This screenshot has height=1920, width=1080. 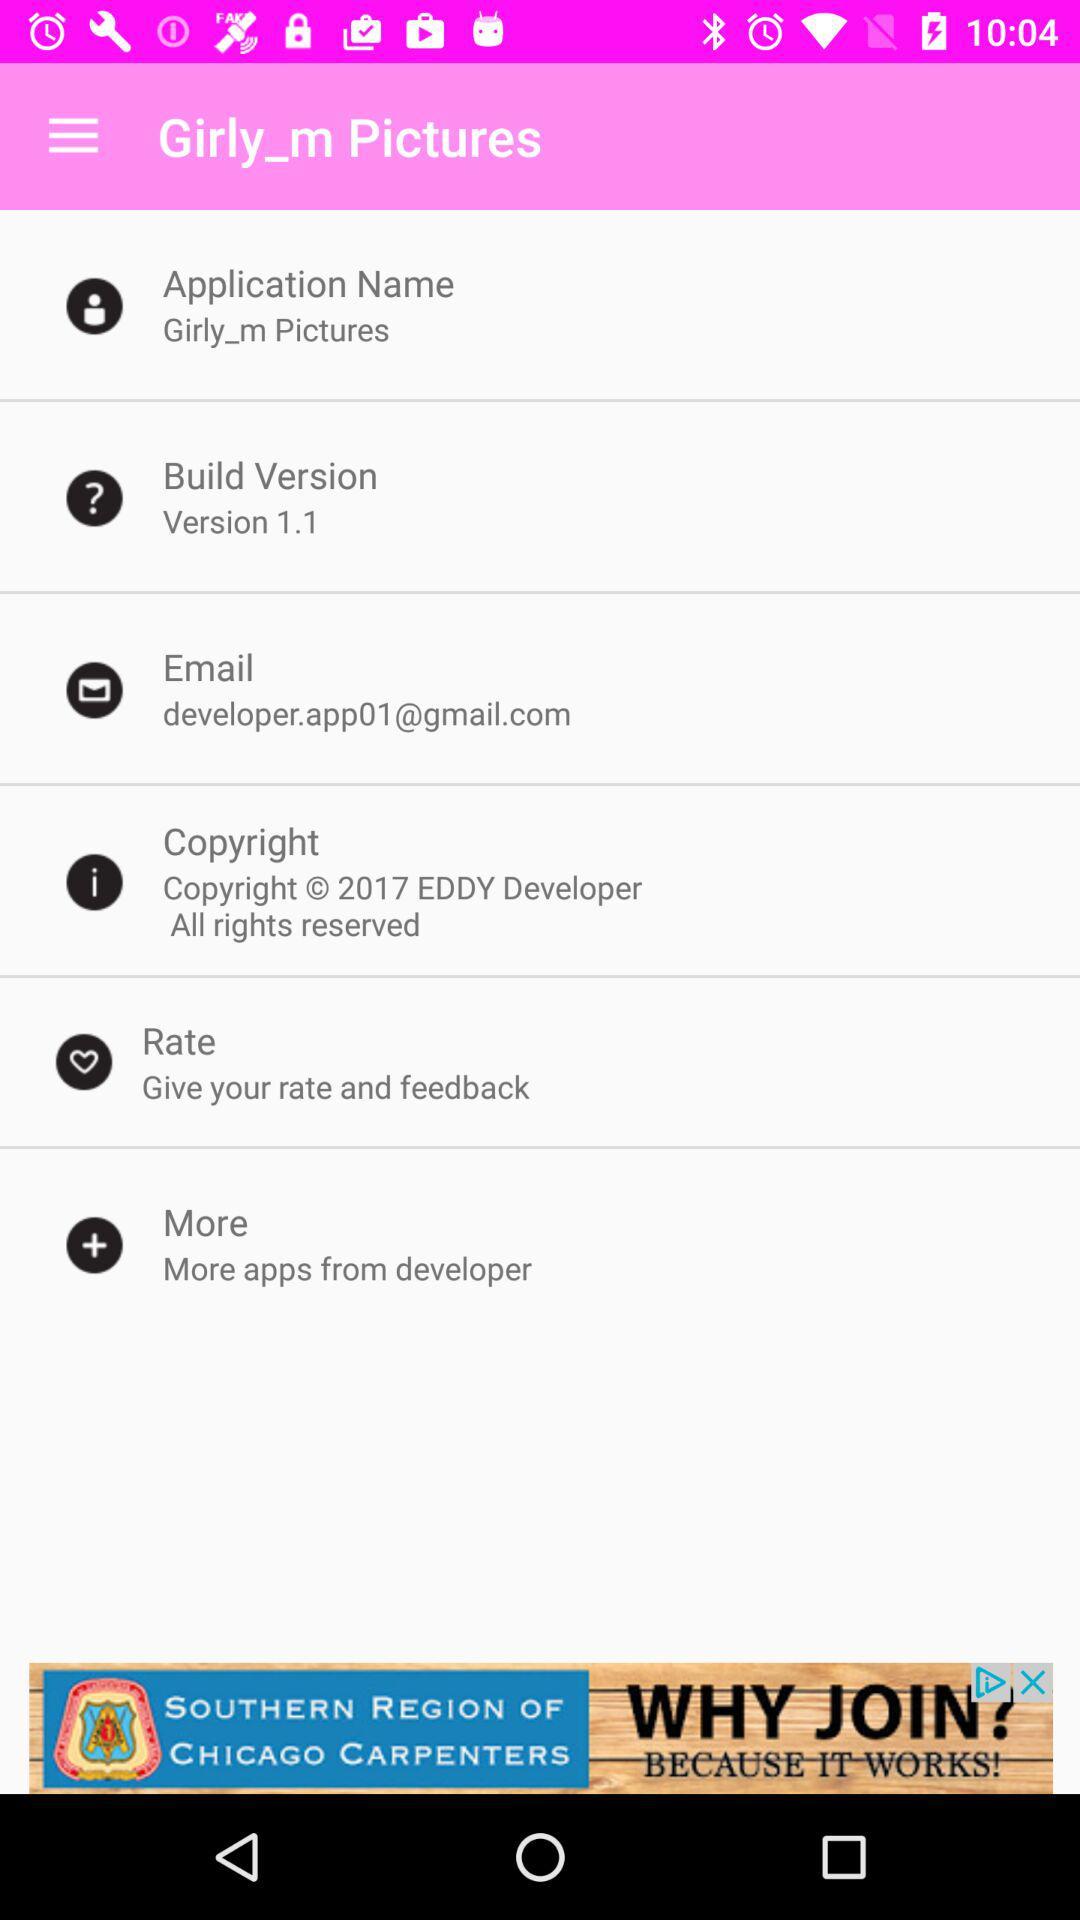 What do you see at coordinates (540, 1727) in the screenshot?
I see `read the advertisement` at bounding box center [540, 1727].